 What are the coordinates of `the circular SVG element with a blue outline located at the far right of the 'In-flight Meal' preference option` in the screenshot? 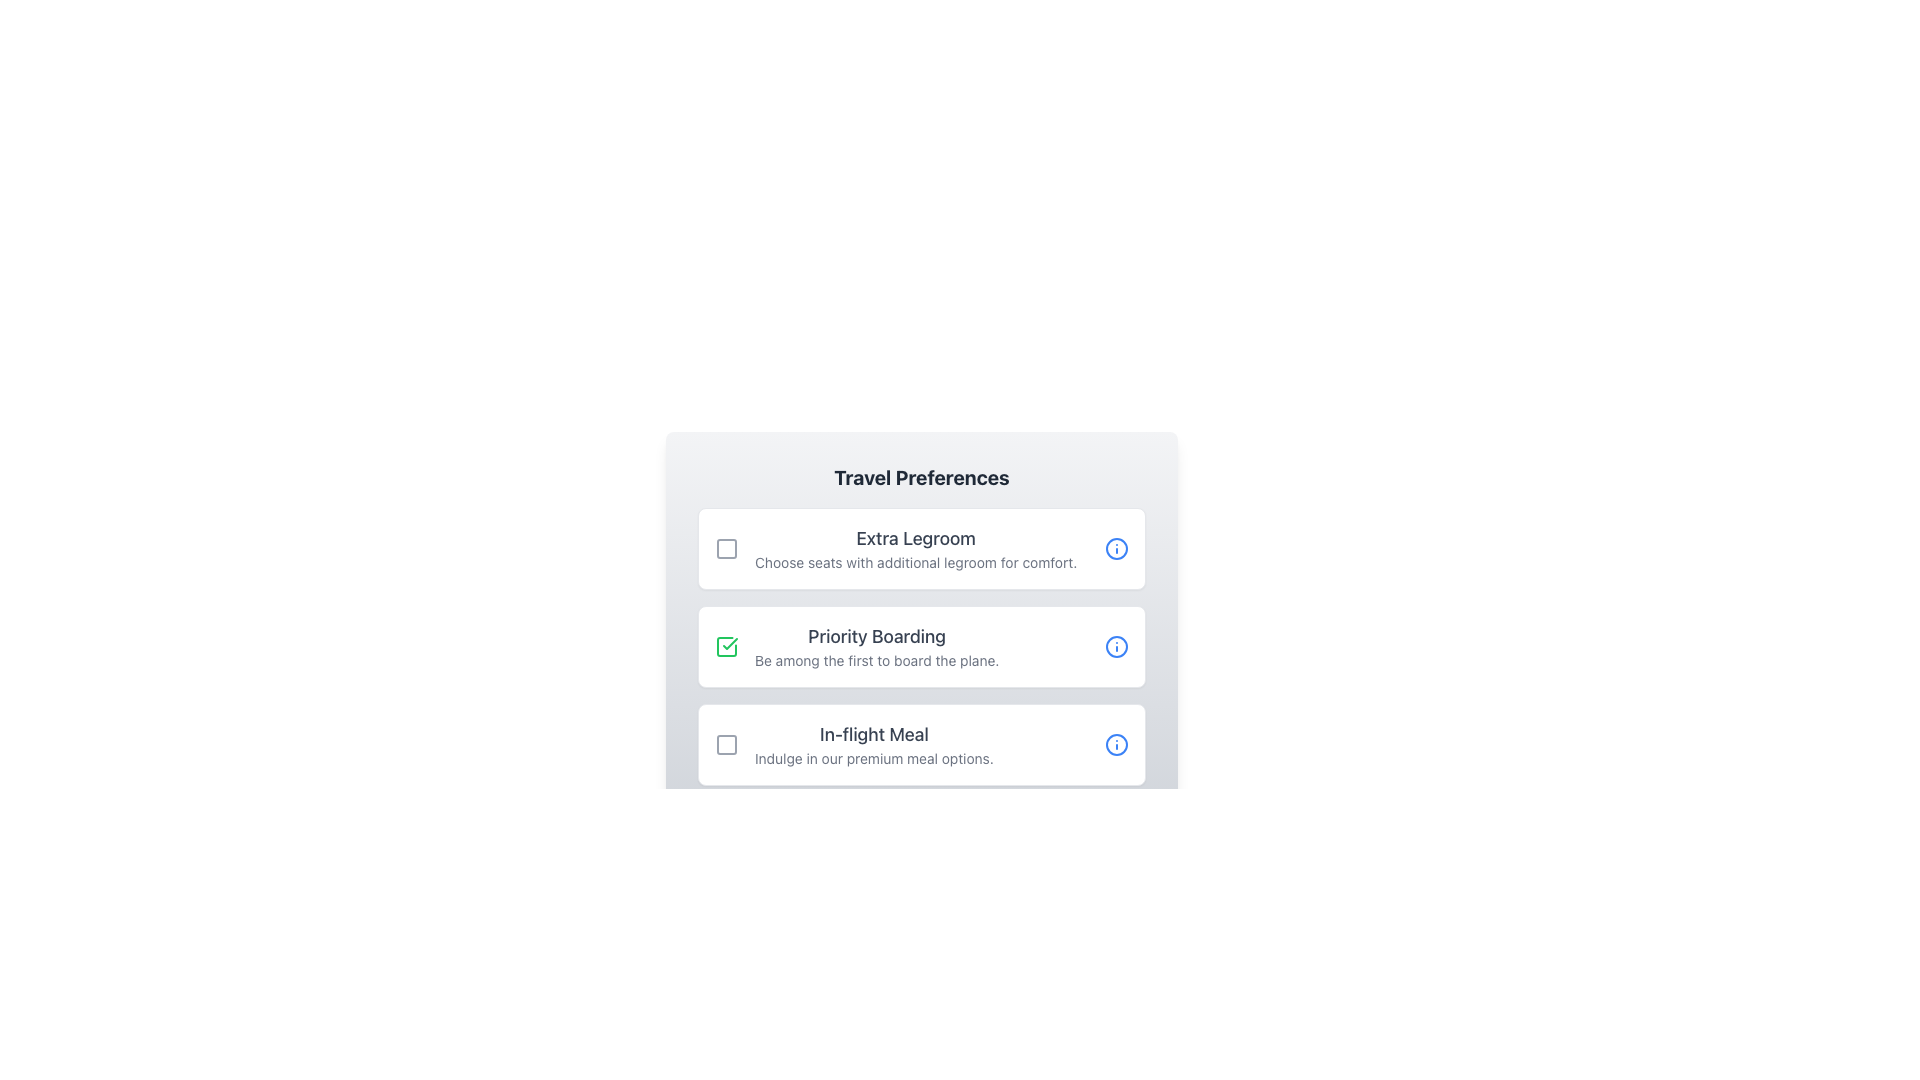 It's located at (1116, 744).